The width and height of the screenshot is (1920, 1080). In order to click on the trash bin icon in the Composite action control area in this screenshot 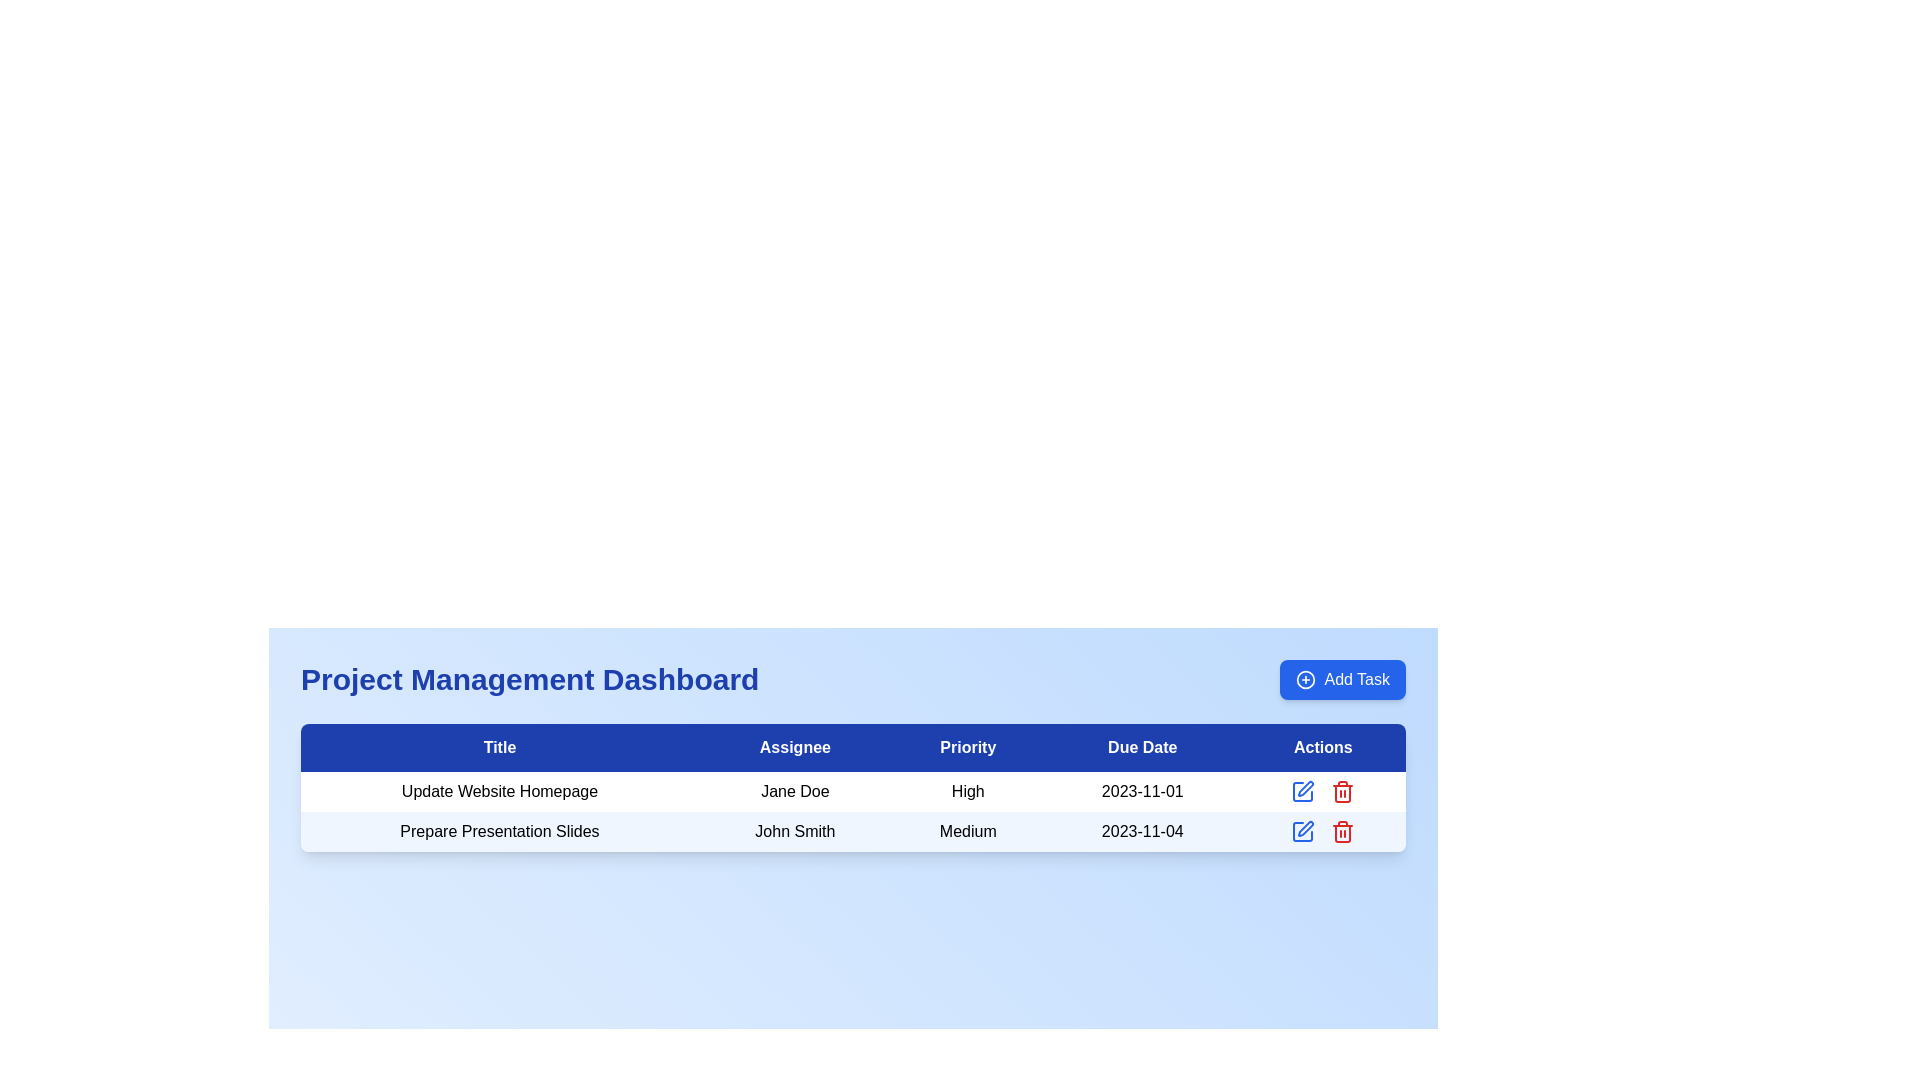, I will do `click(1323, 790)`.